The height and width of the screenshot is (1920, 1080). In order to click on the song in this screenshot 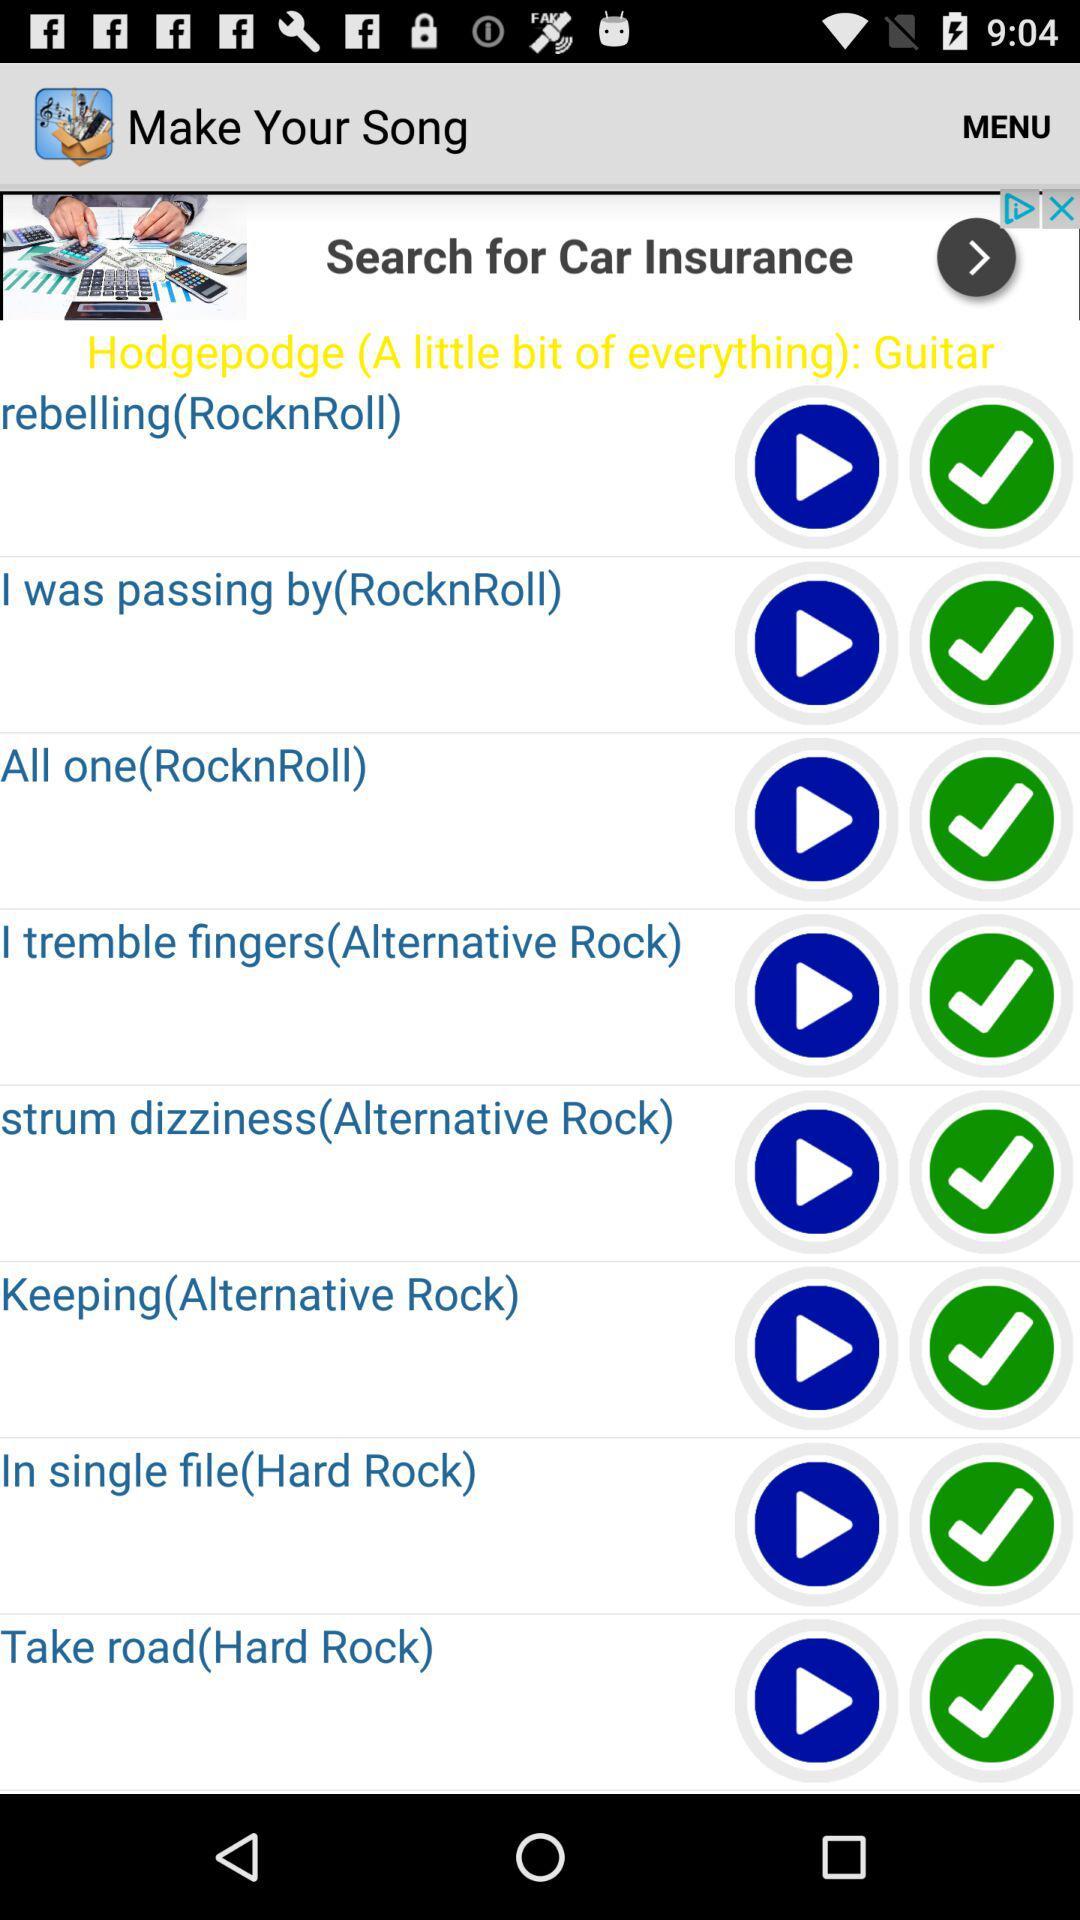, I will do `click(817, 1349)`.